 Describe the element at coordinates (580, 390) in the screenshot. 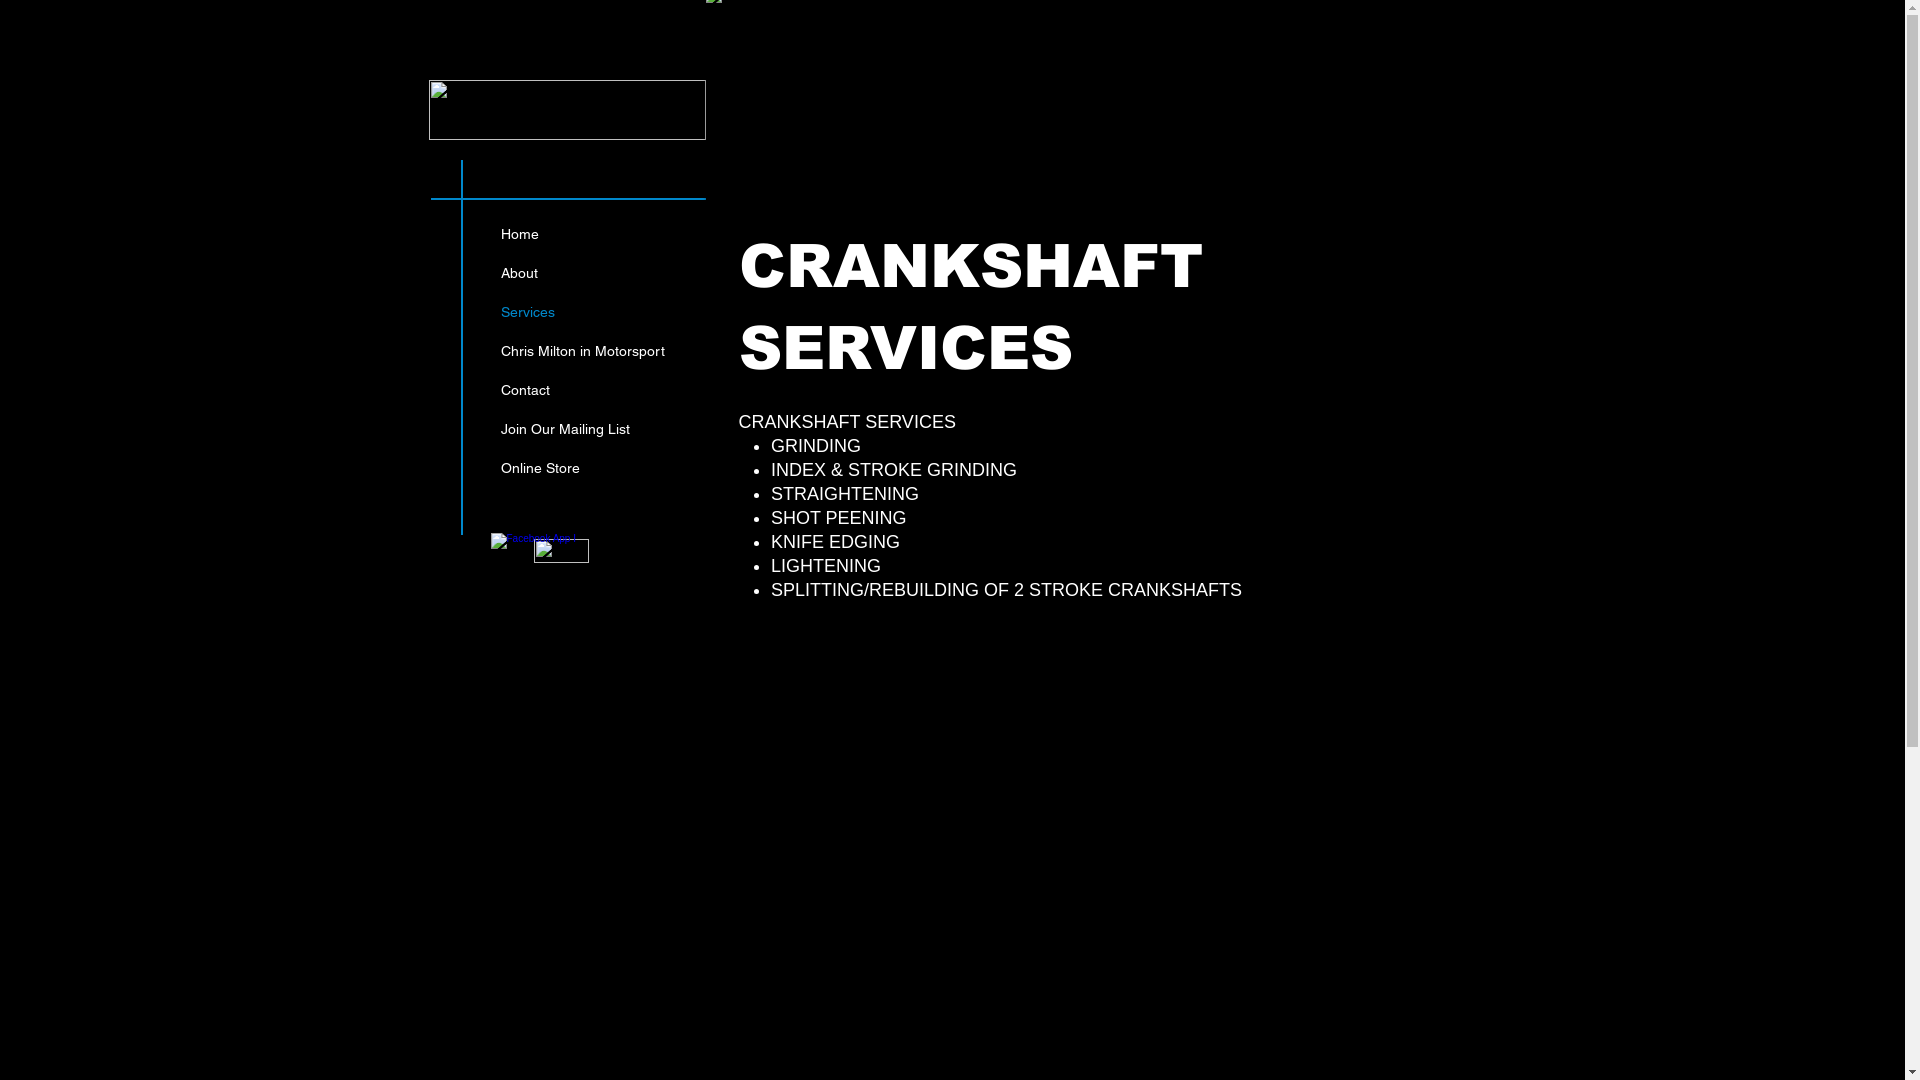

I see `'Contact'` at that location.